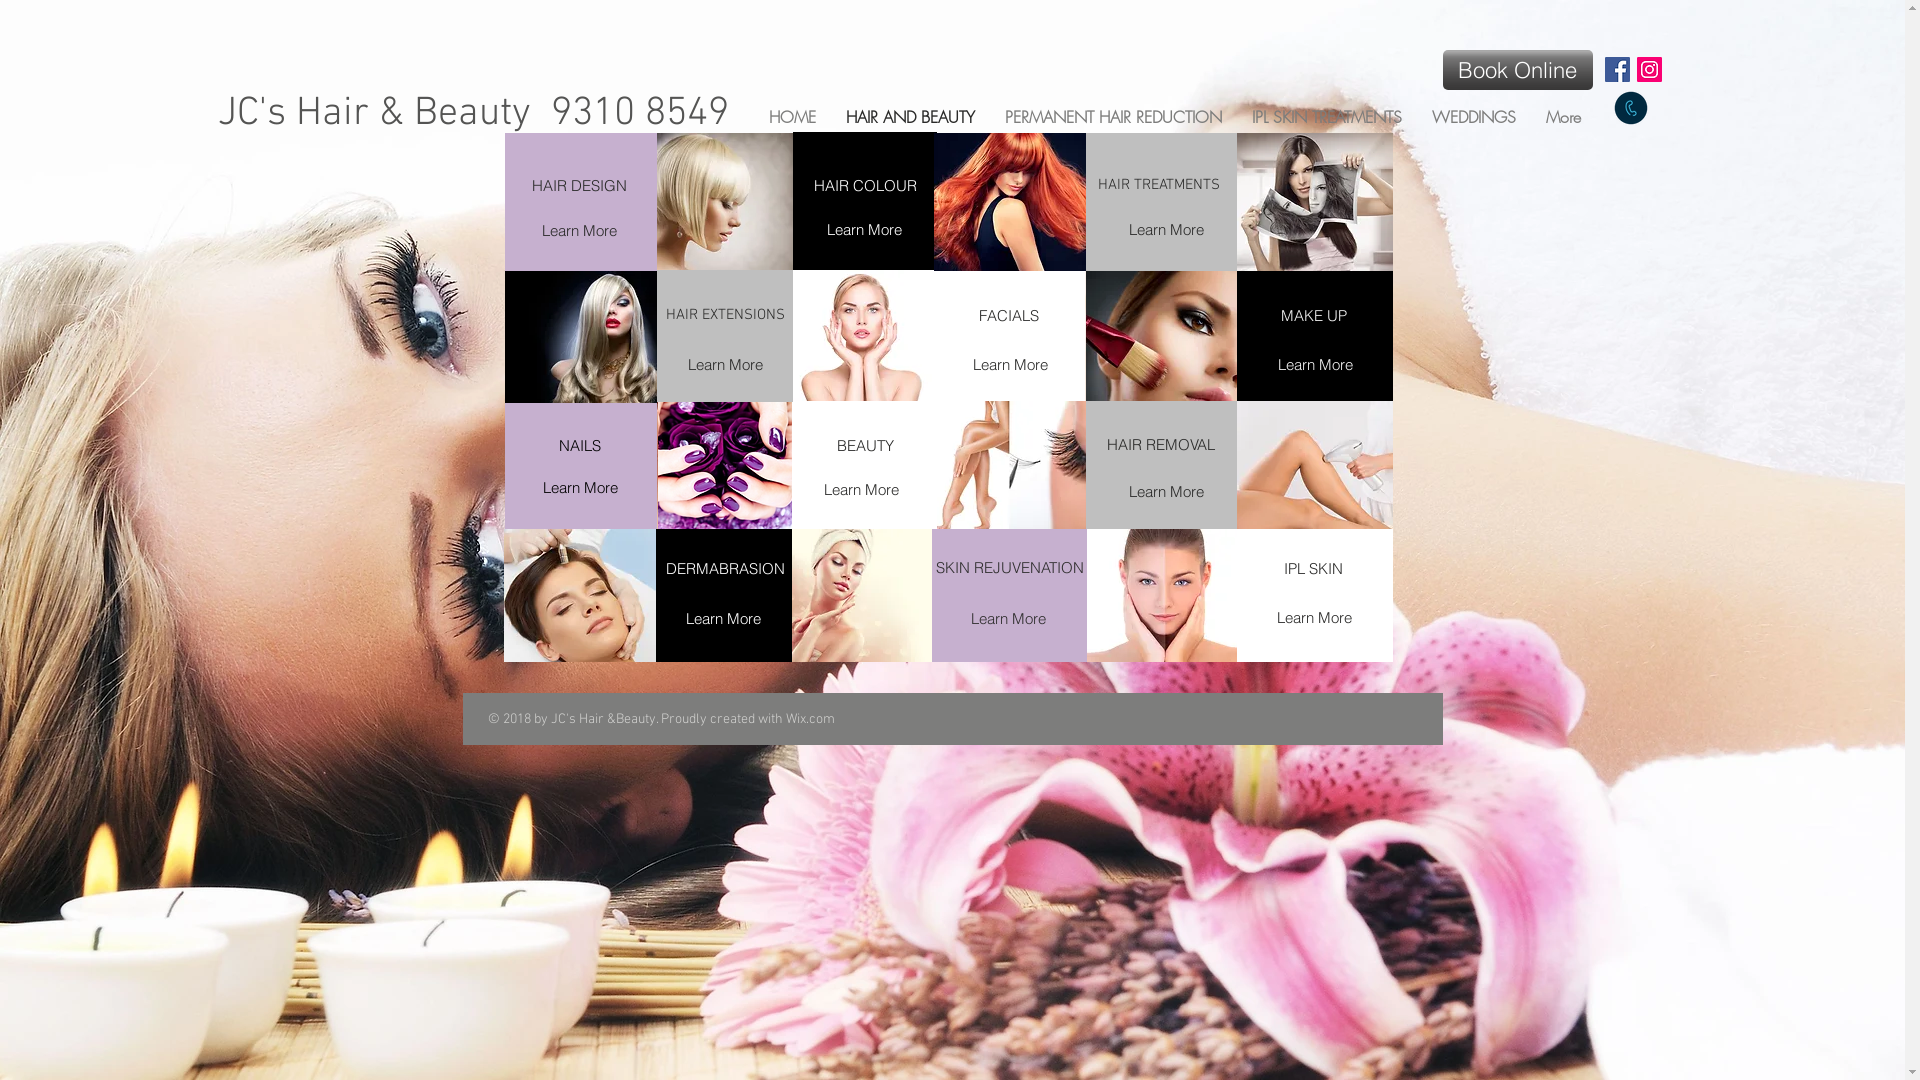 Image resolution: width=1920 pixels, height=1080 pixels. I want to click on 'WEDDINGS', so click(1415, 115).